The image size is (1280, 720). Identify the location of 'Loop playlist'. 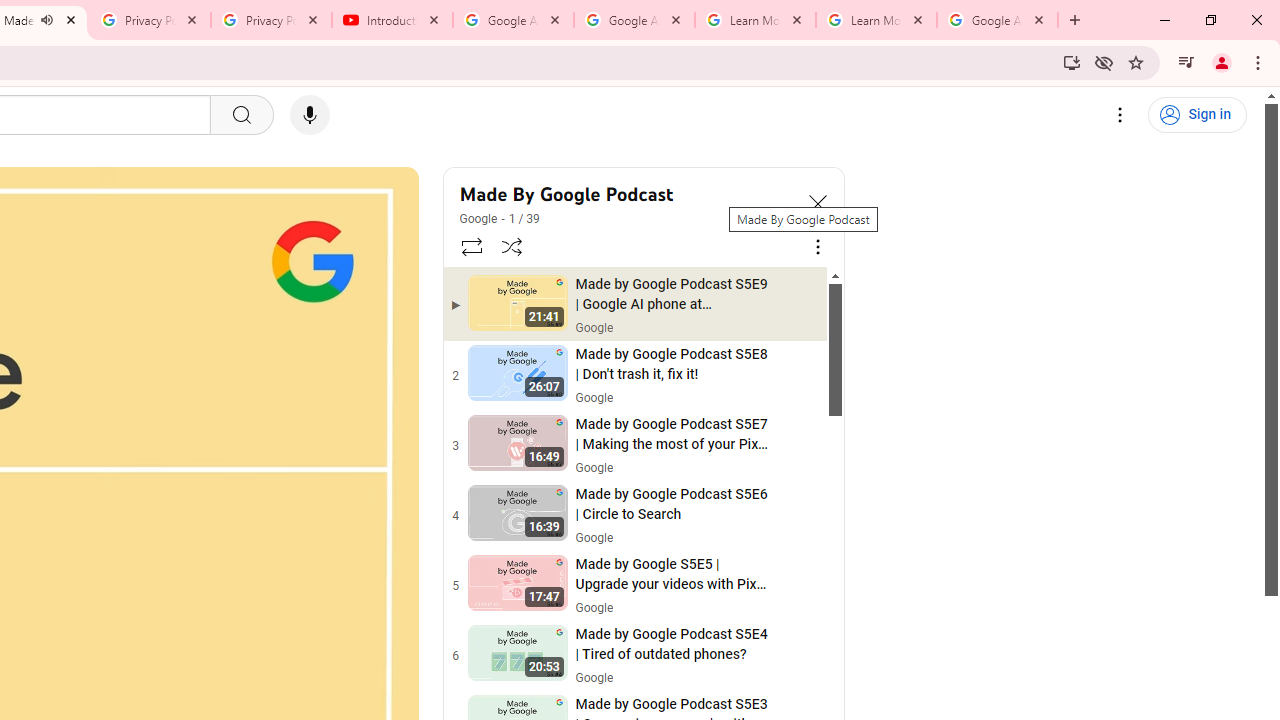
(470, 245).